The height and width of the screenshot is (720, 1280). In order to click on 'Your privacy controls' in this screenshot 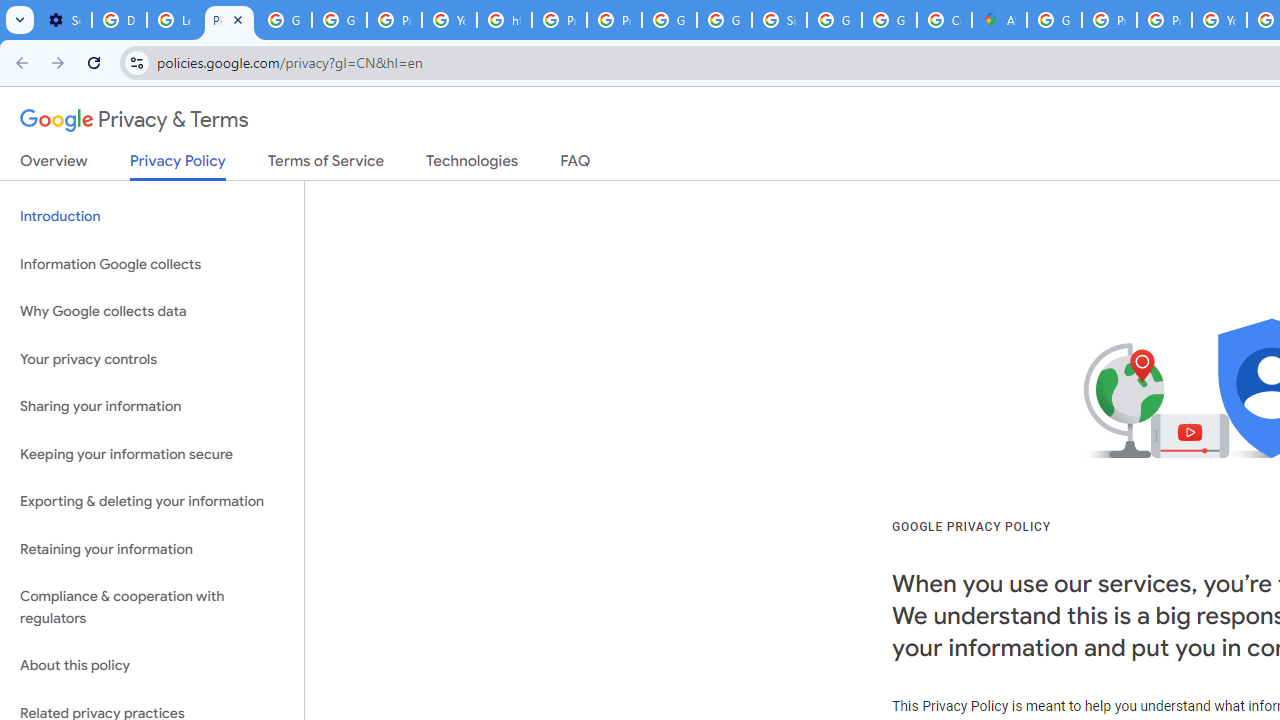, I will do `click(151, 358)`.